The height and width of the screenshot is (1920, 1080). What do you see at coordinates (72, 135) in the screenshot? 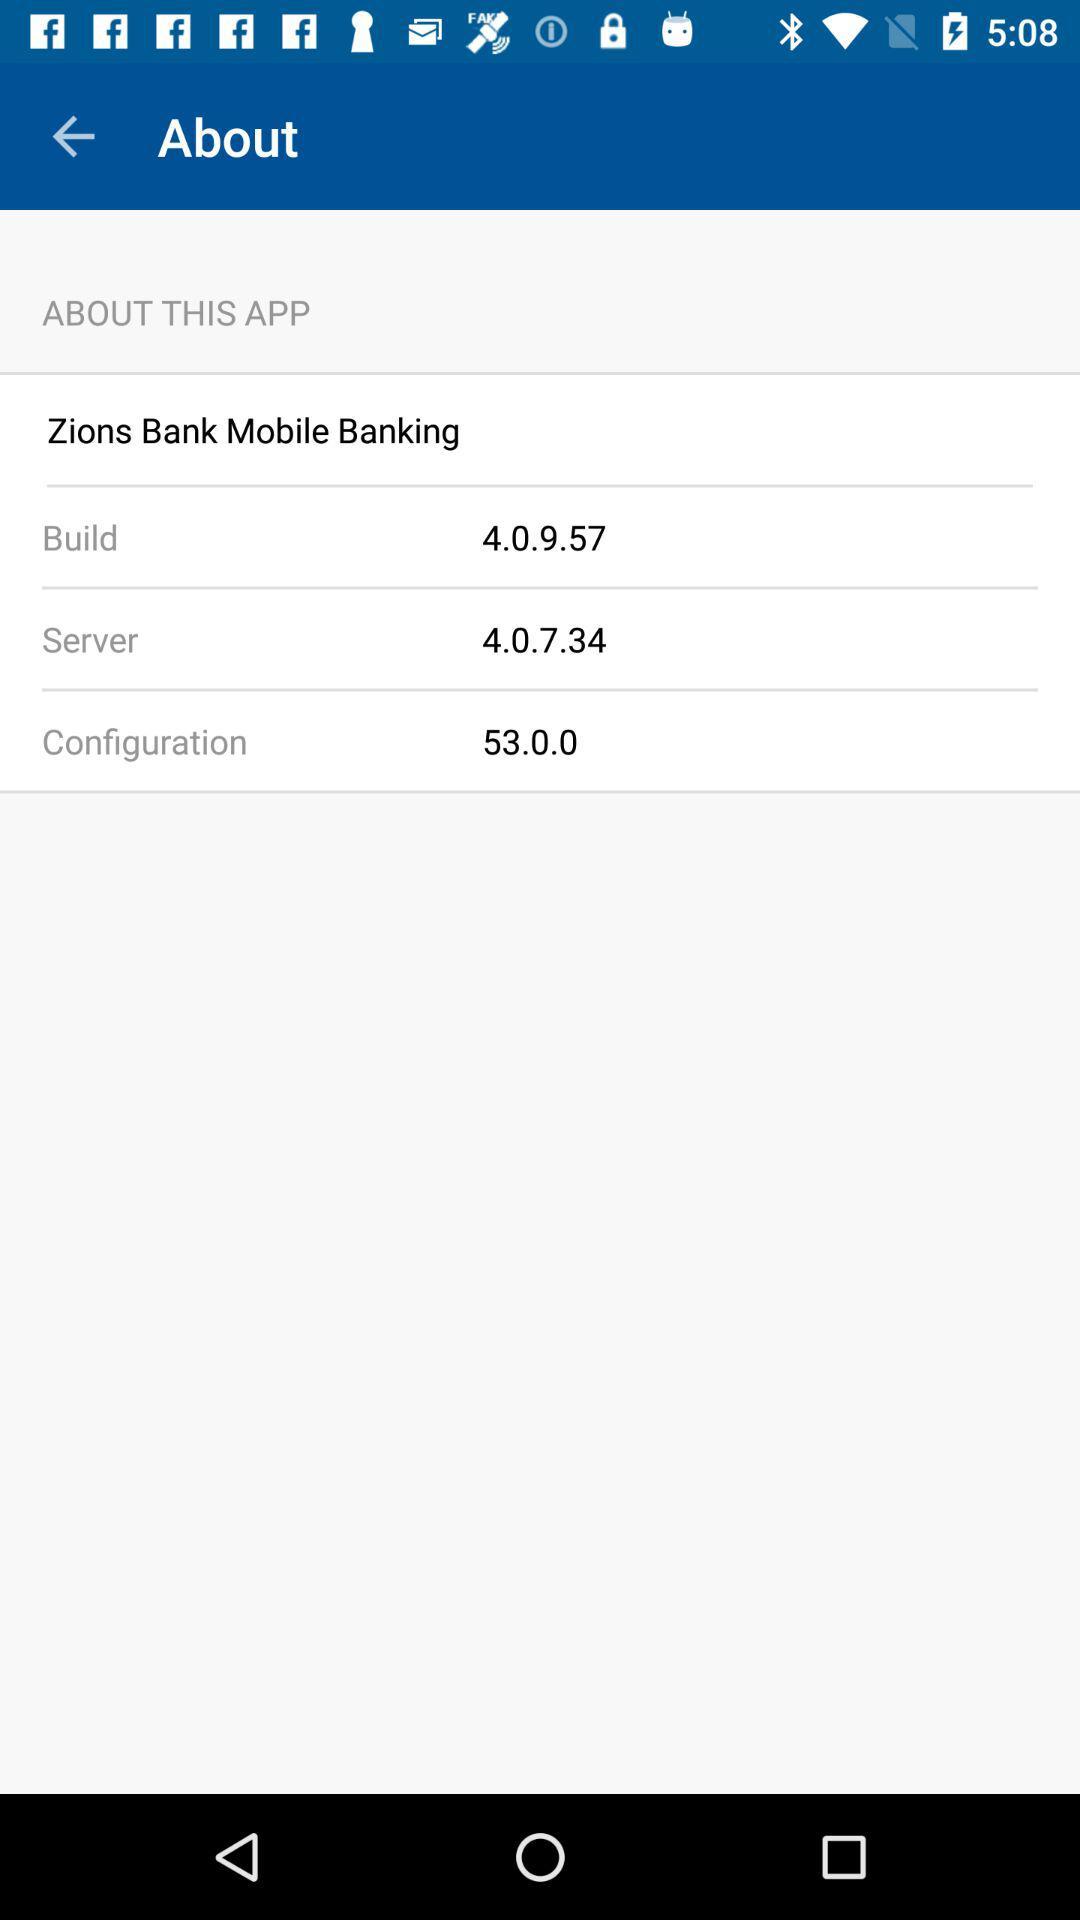
I see `the app to the left of the about` at bounding box center [72, 135].